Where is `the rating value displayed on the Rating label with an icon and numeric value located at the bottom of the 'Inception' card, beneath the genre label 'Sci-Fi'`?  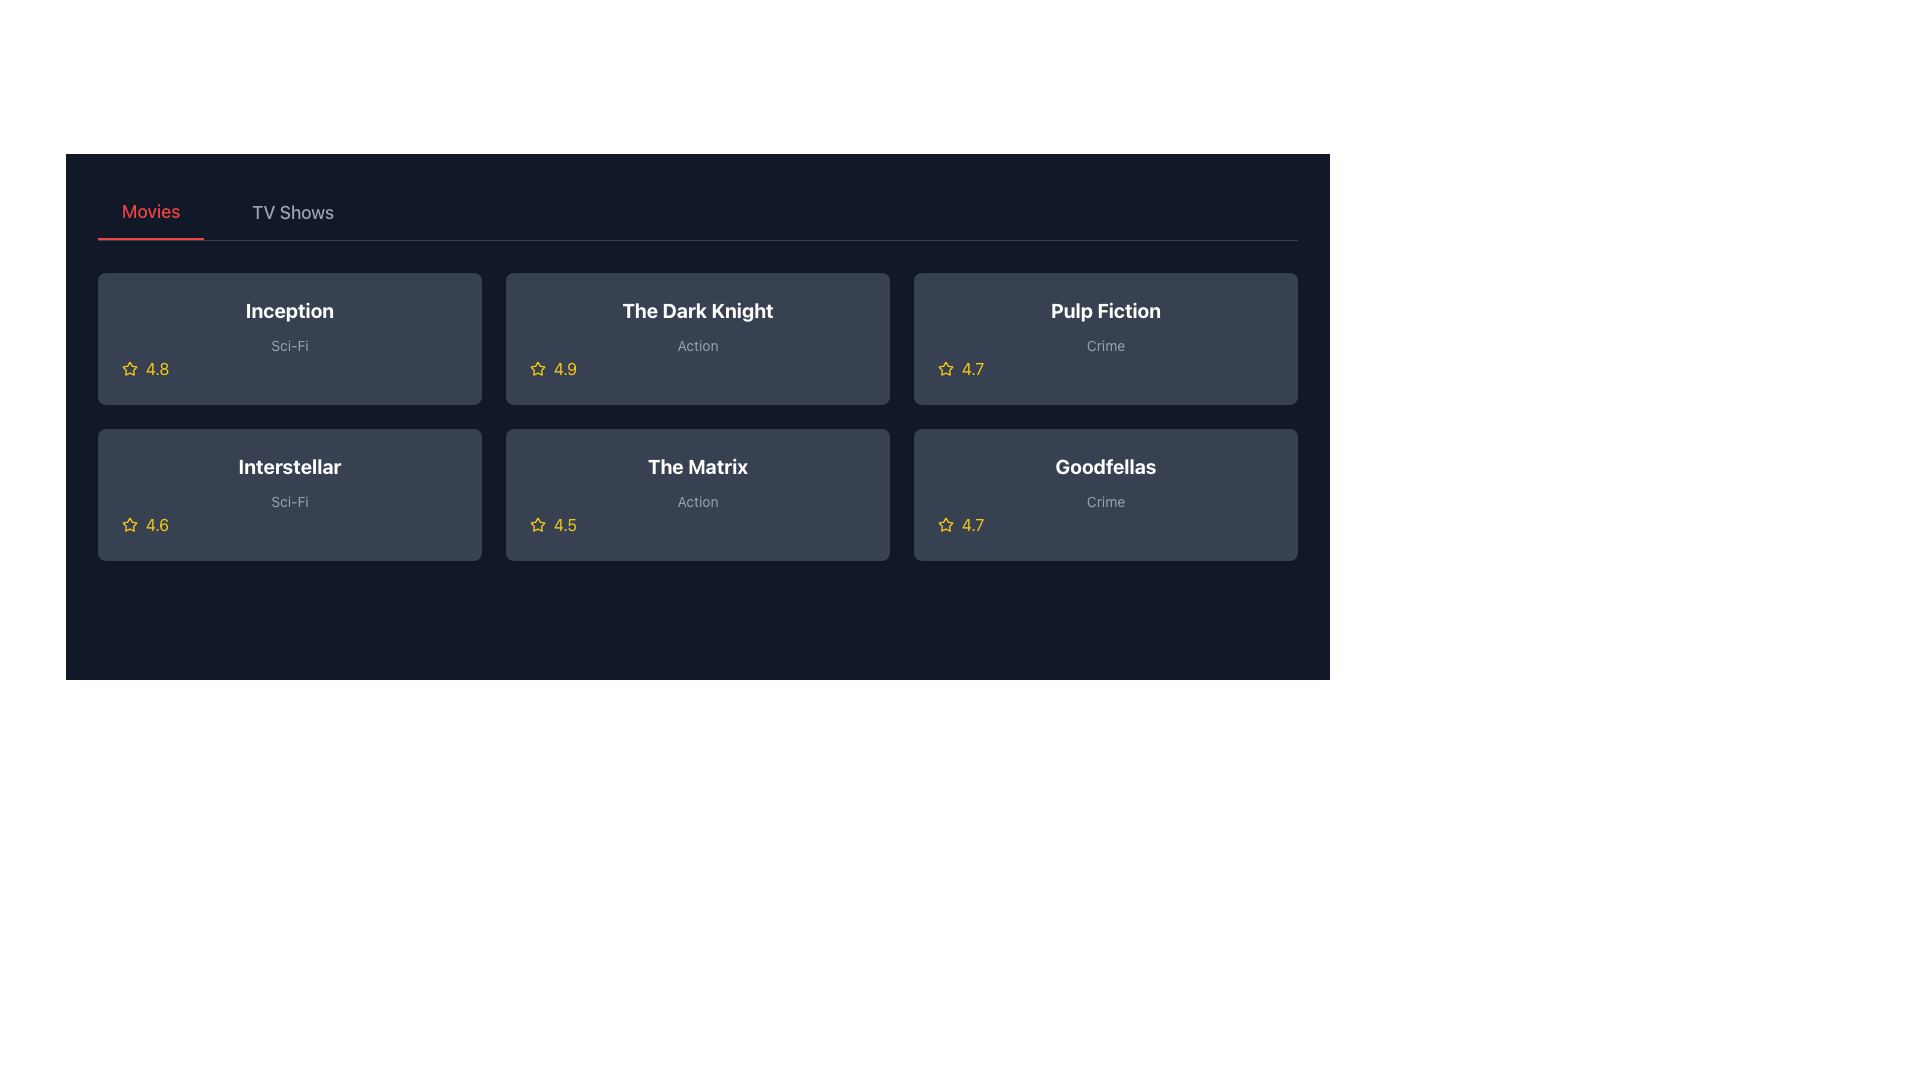
the rating value displayed on the Rating label with an icon and numeric value located at the bottom of the 'Inception' card, beneath the genre label 'Sci-Fi' is located at coordinates (288, 369).